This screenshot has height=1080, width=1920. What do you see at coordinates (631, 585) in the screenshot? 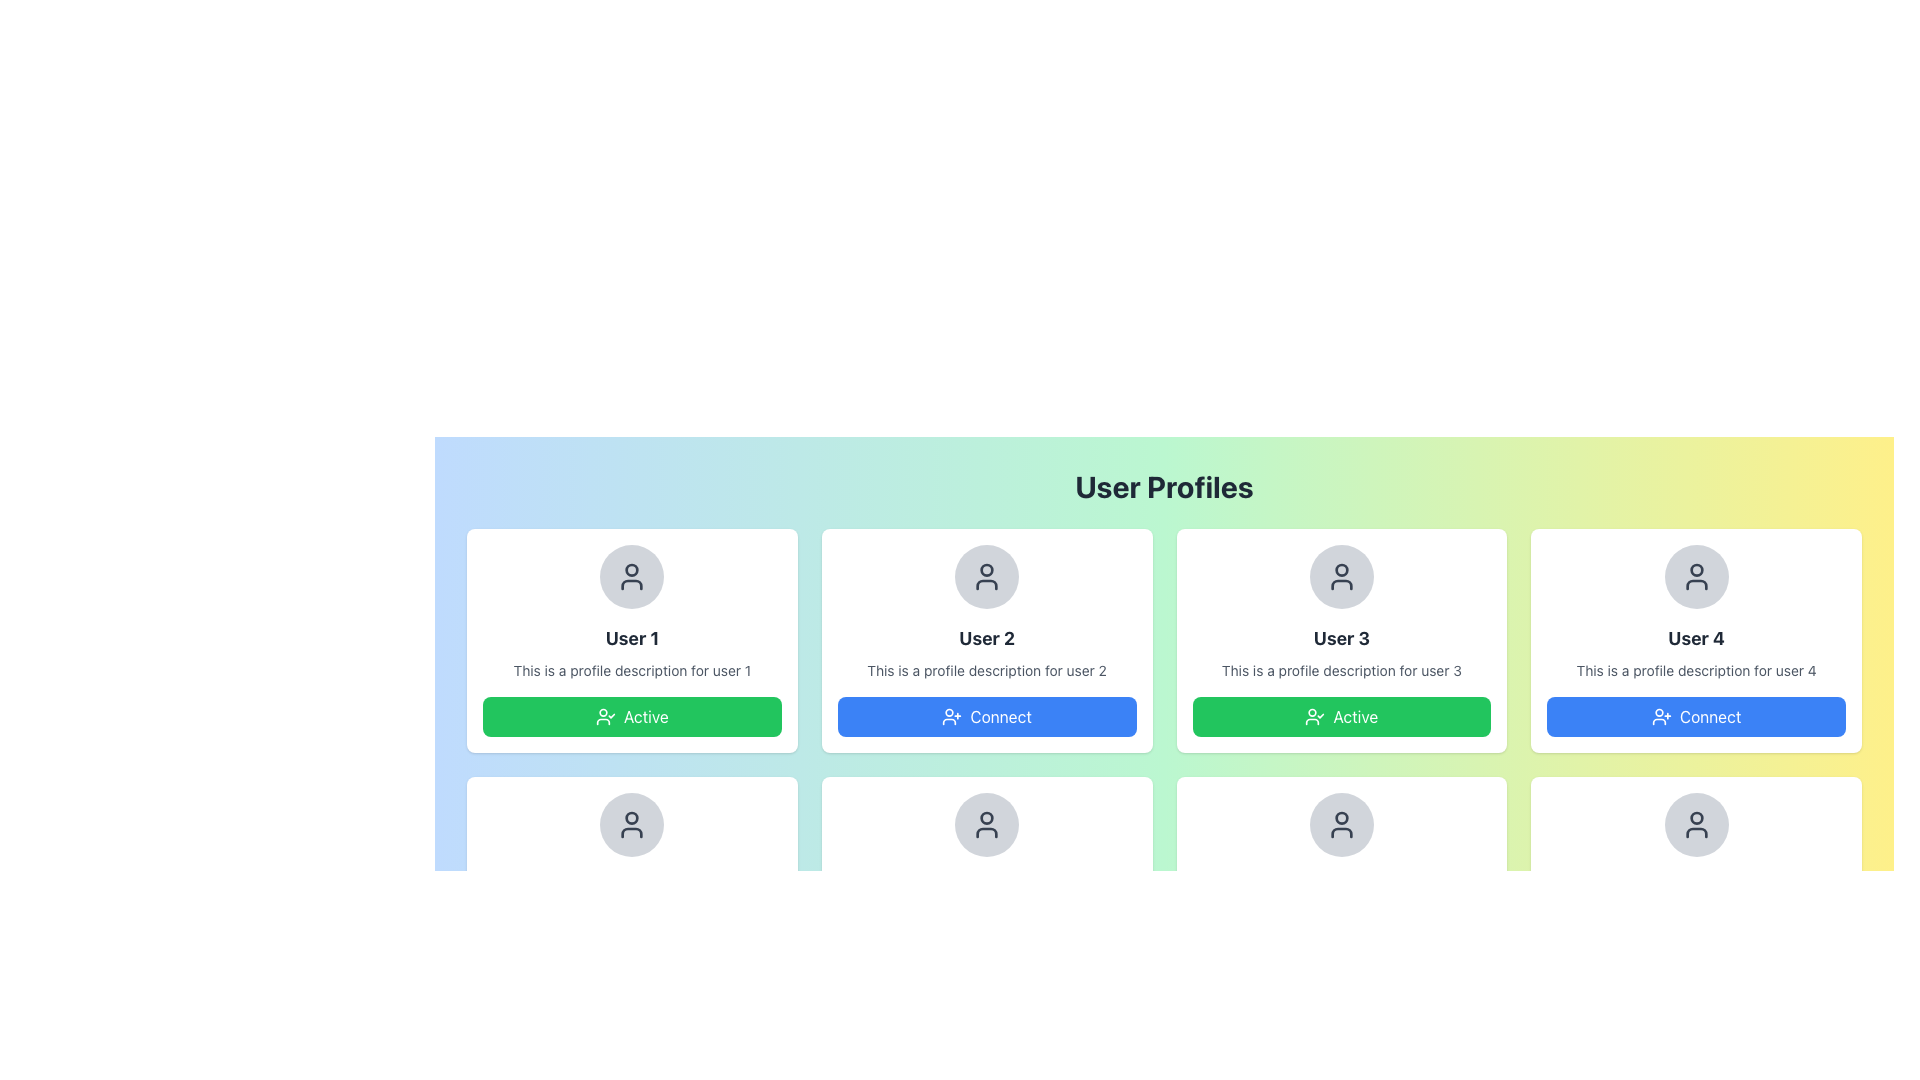
I see `the semicircular graphical icon located at the bottom of the User 1 profile card's avatar icon` at bounding box center [631, 585].